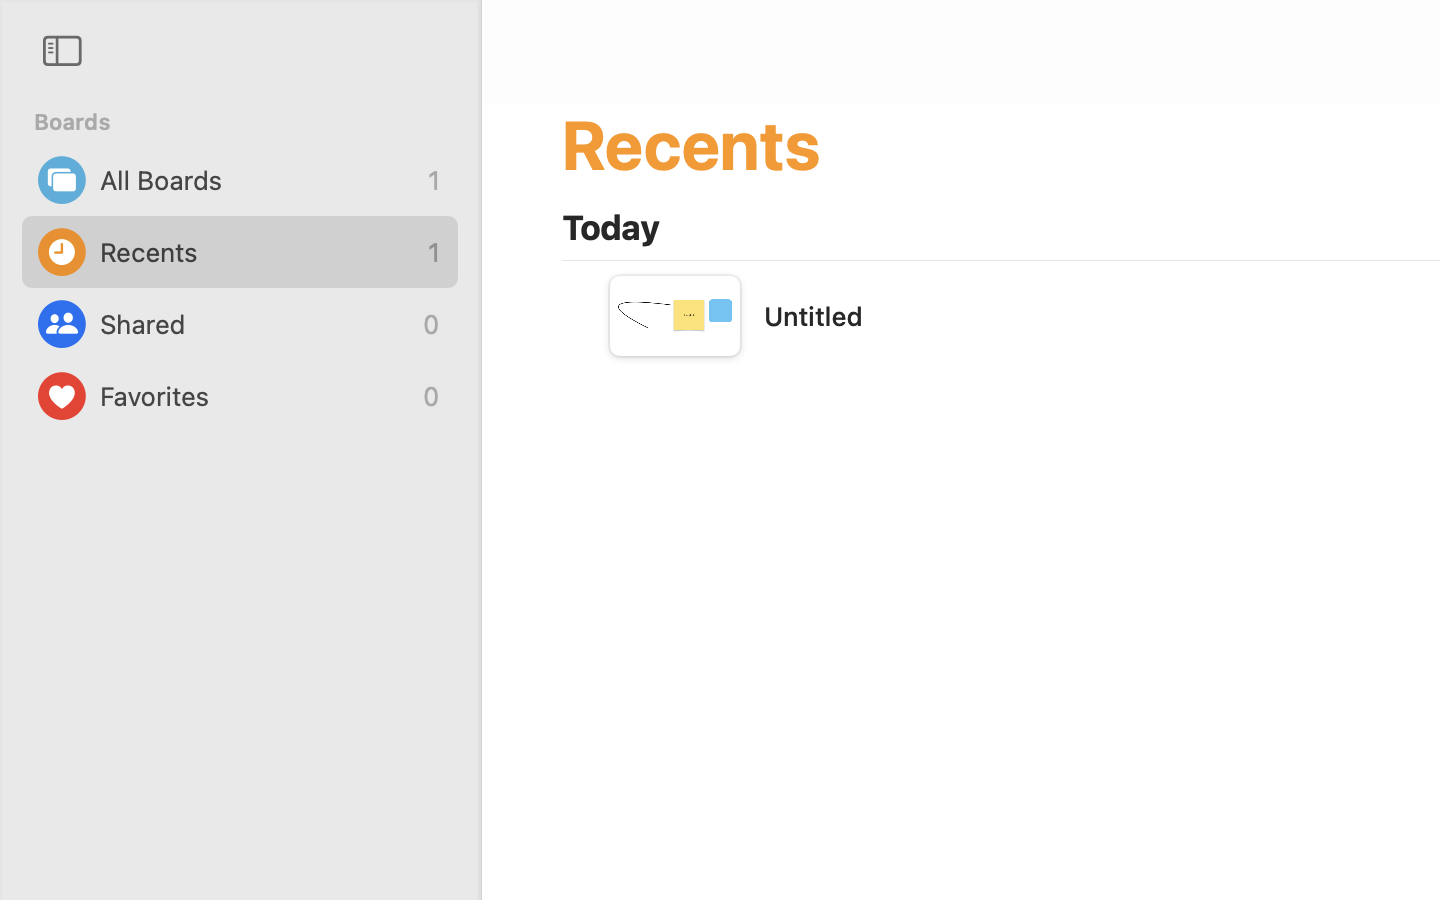 The height and width of the screenshot is (900, 1440). What do you see at coordinates (258, 251) in the screenshot?
I see `'Recents'` at bounding box center [258, 251].